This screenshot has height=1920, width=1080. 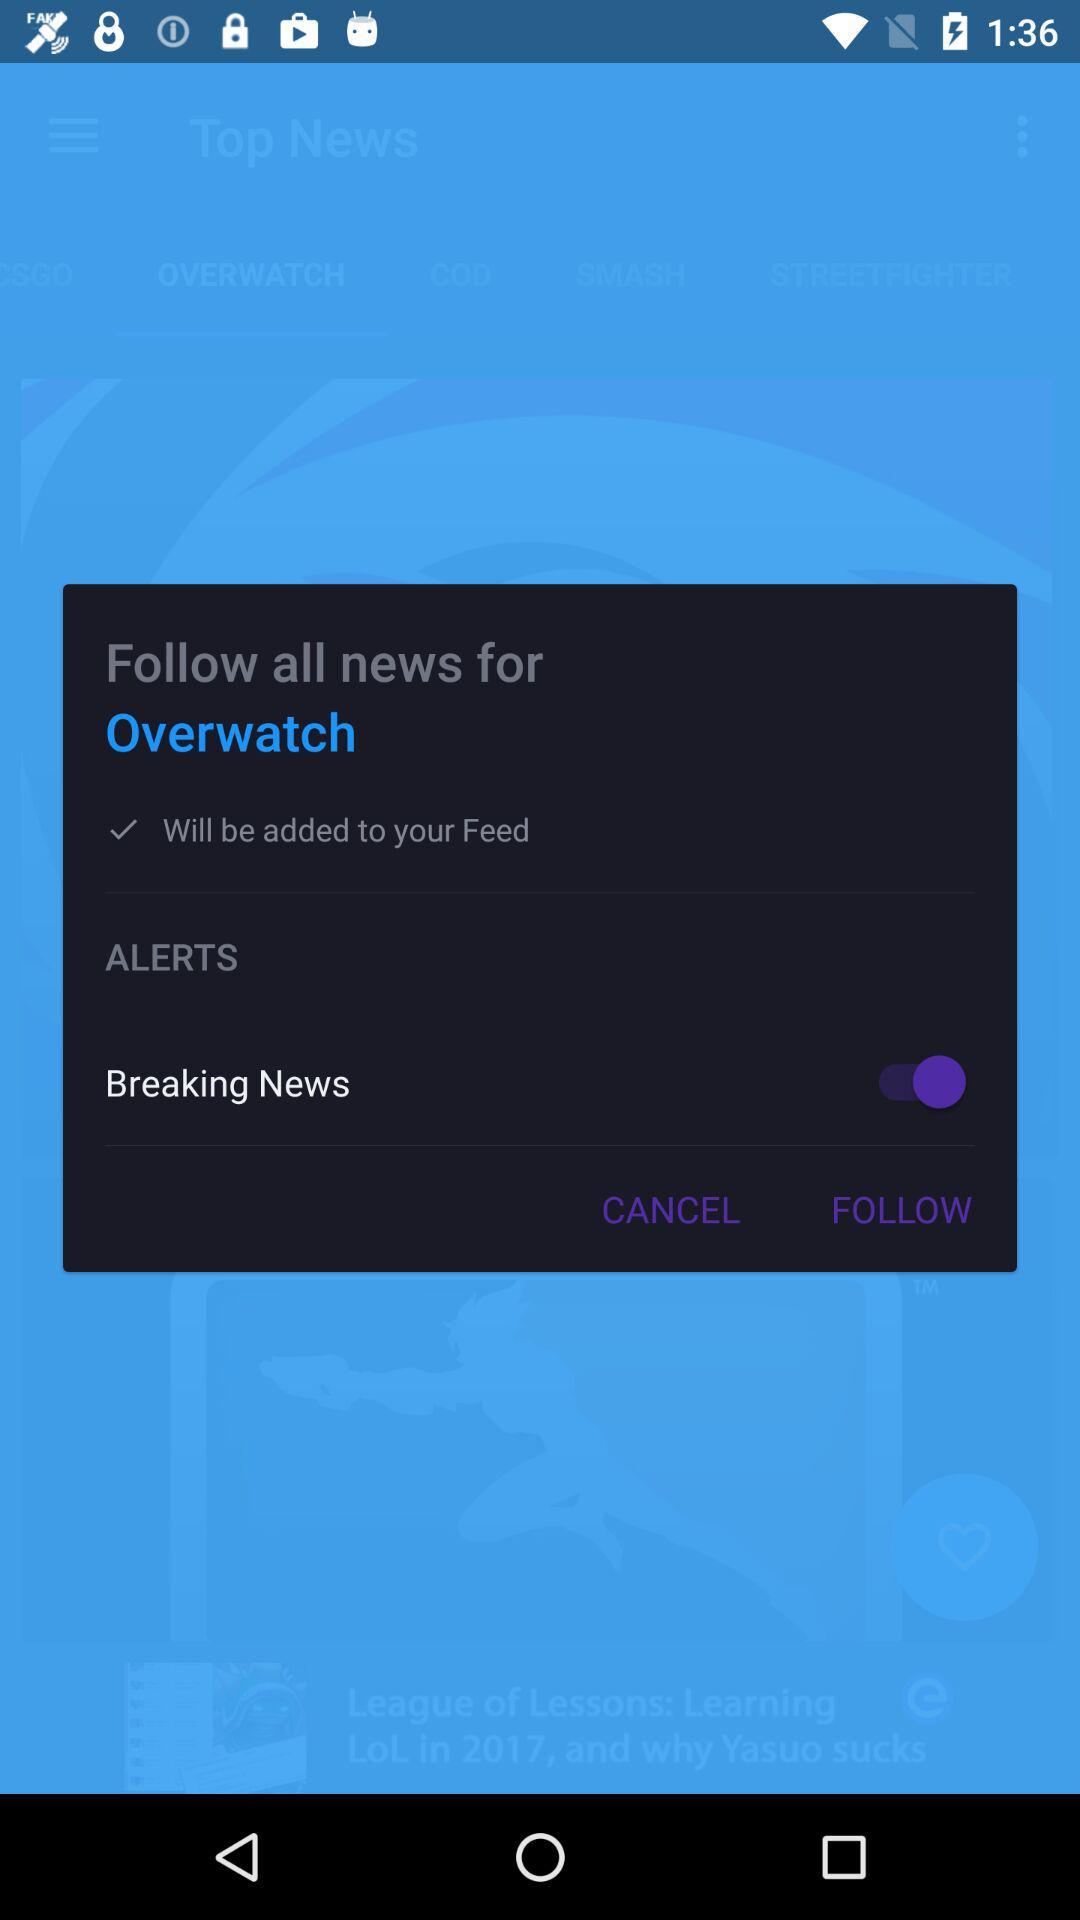 I want to click on breaking news option, so click(x=912, y=1080).